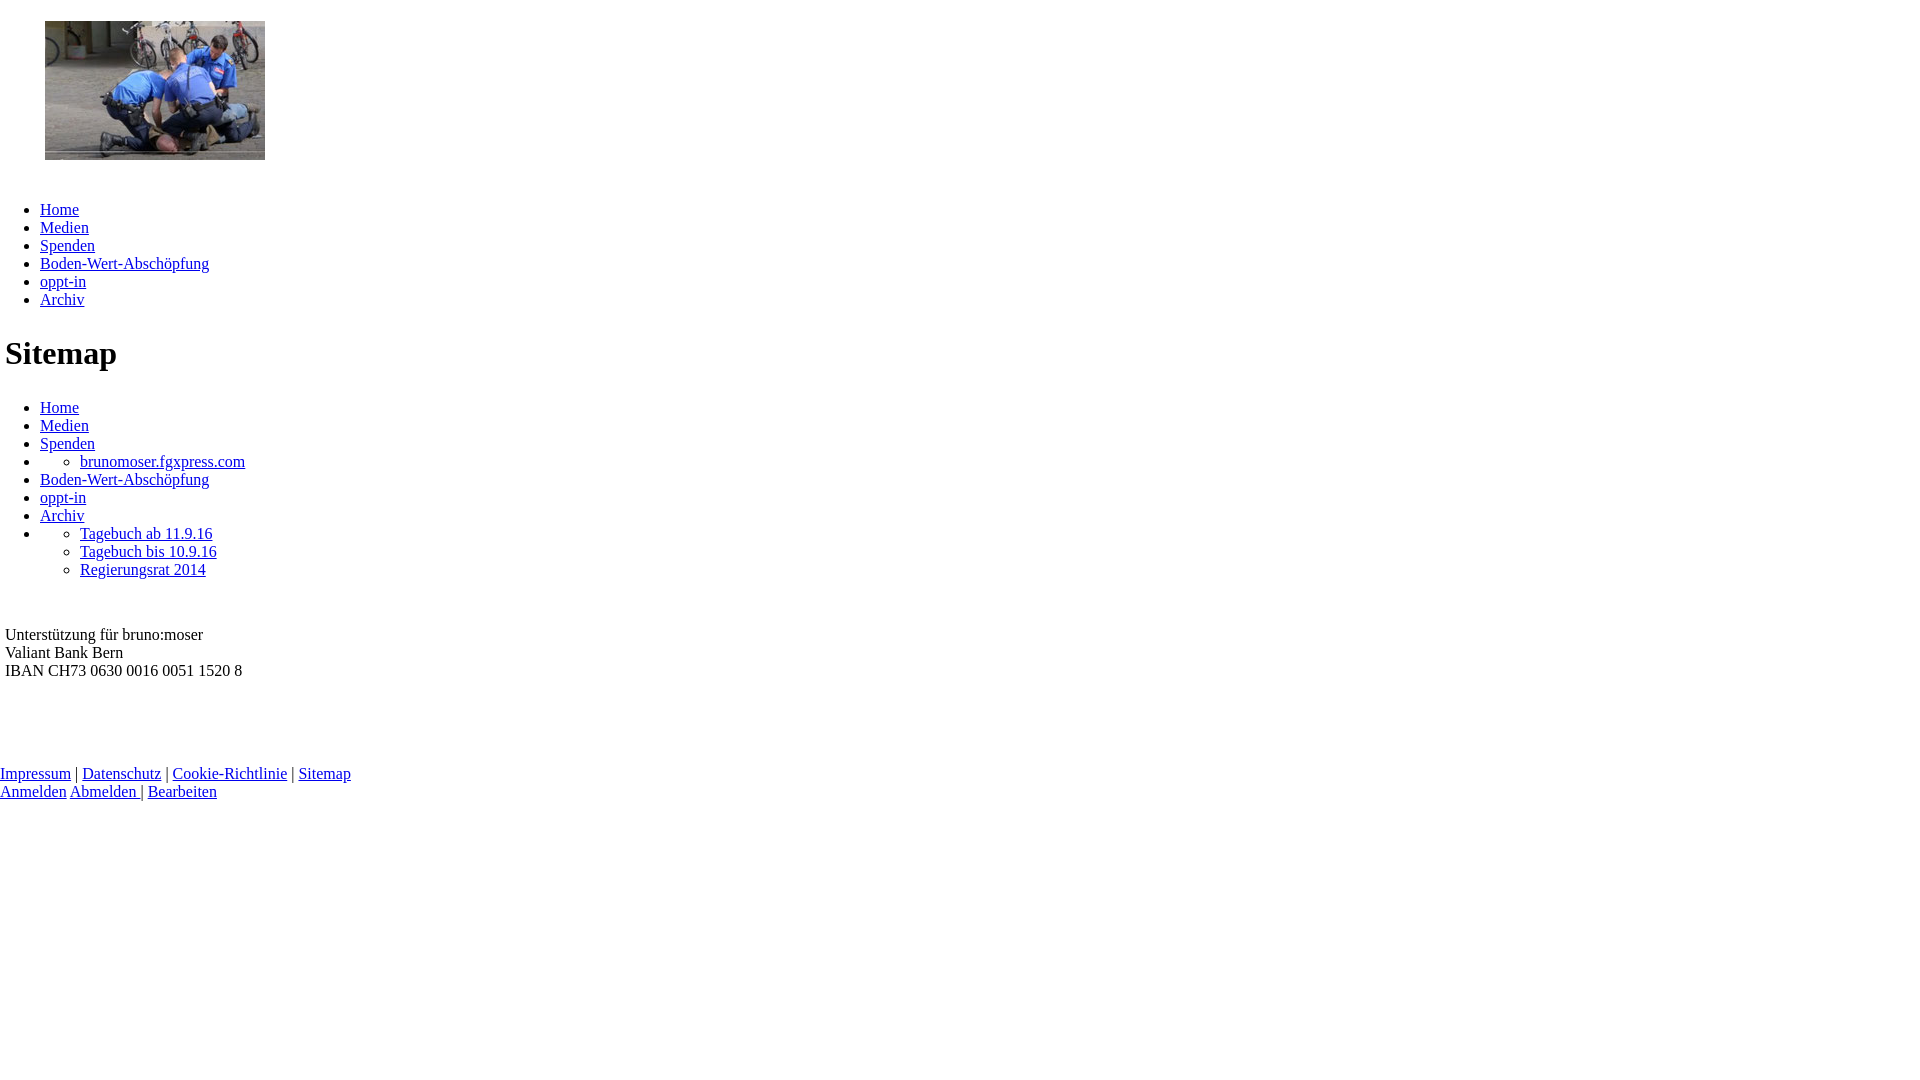 The height and width of the screenshot is (1080, 1920). What do you see at coordinates (142, 569) in the screenshot?
I see `'Regierungsrat 2014'` at bounding box center [142, 569].